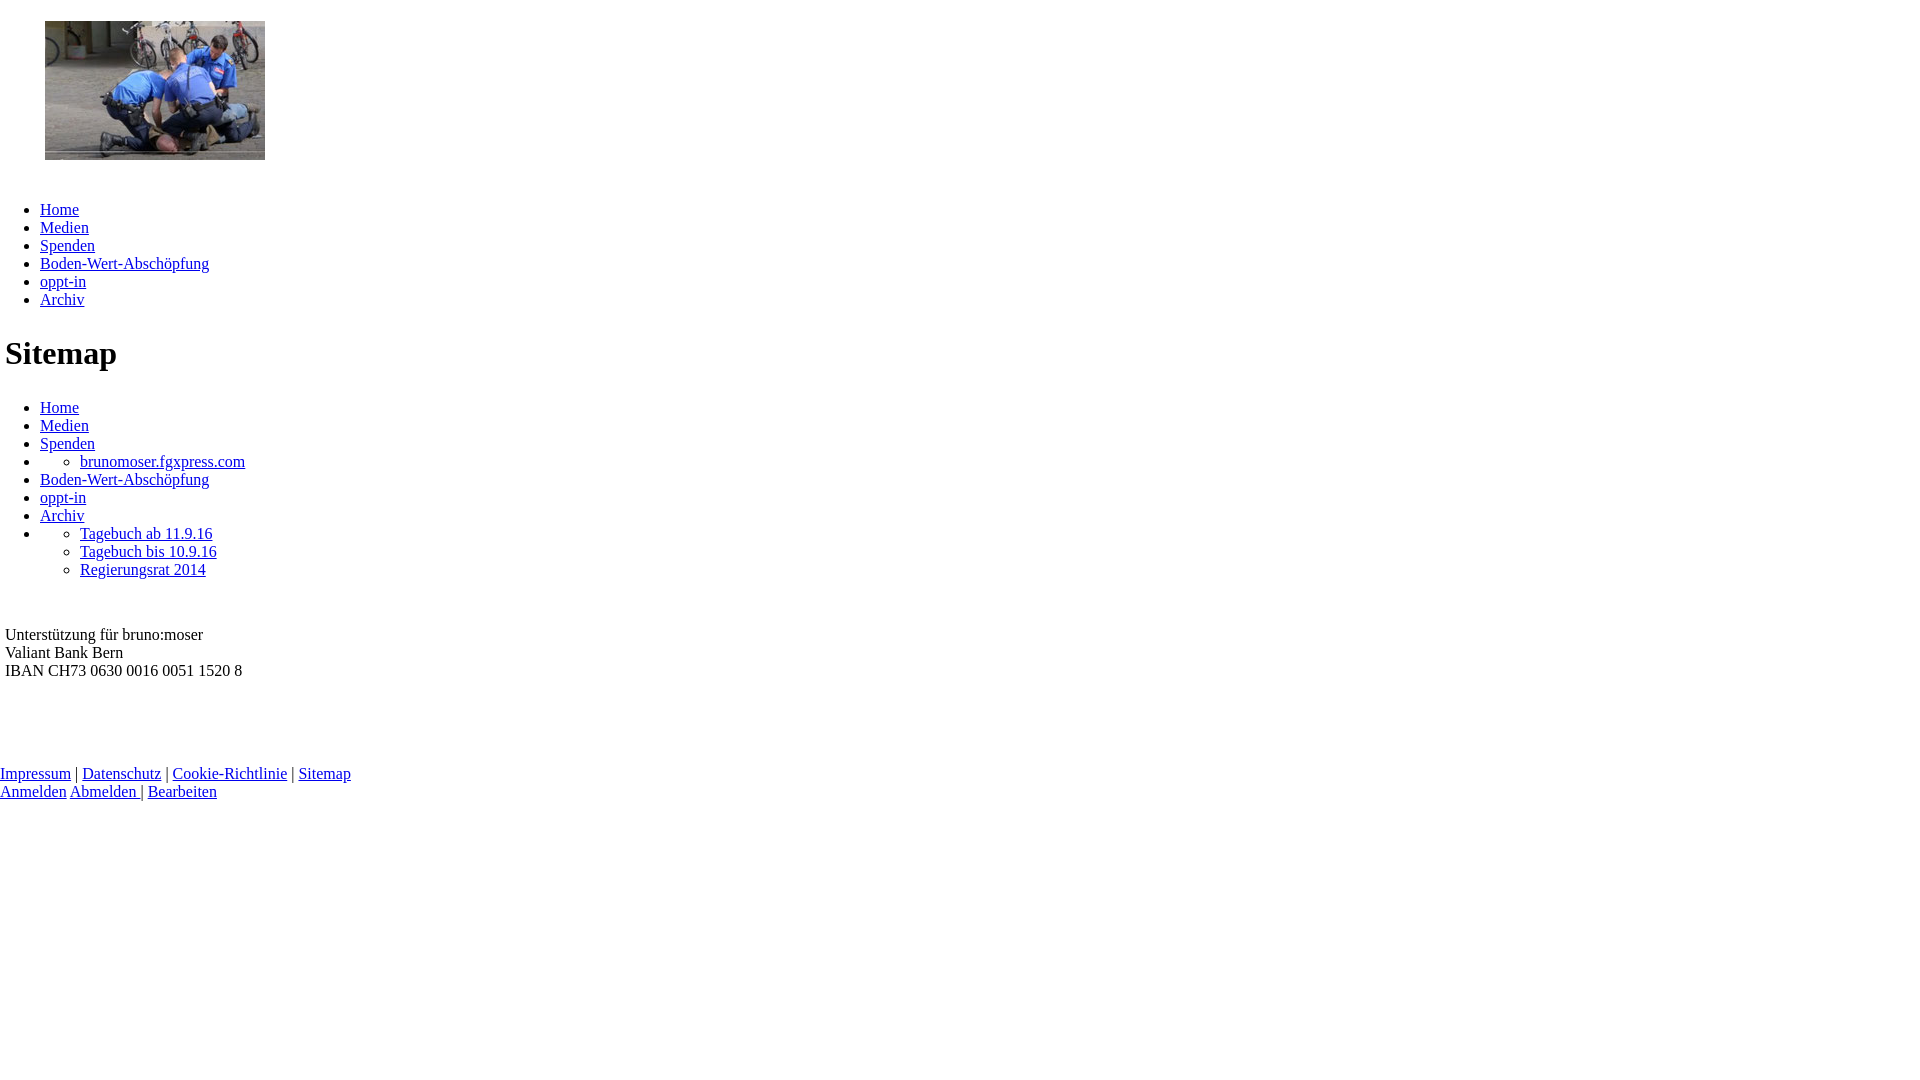 The height and width of the screenshot is (1080, 1920). What do you see at coordinates (142, 569) in the screenshot?
I see `'Regierungsrat 2014'` at bounding box center [142, 569].